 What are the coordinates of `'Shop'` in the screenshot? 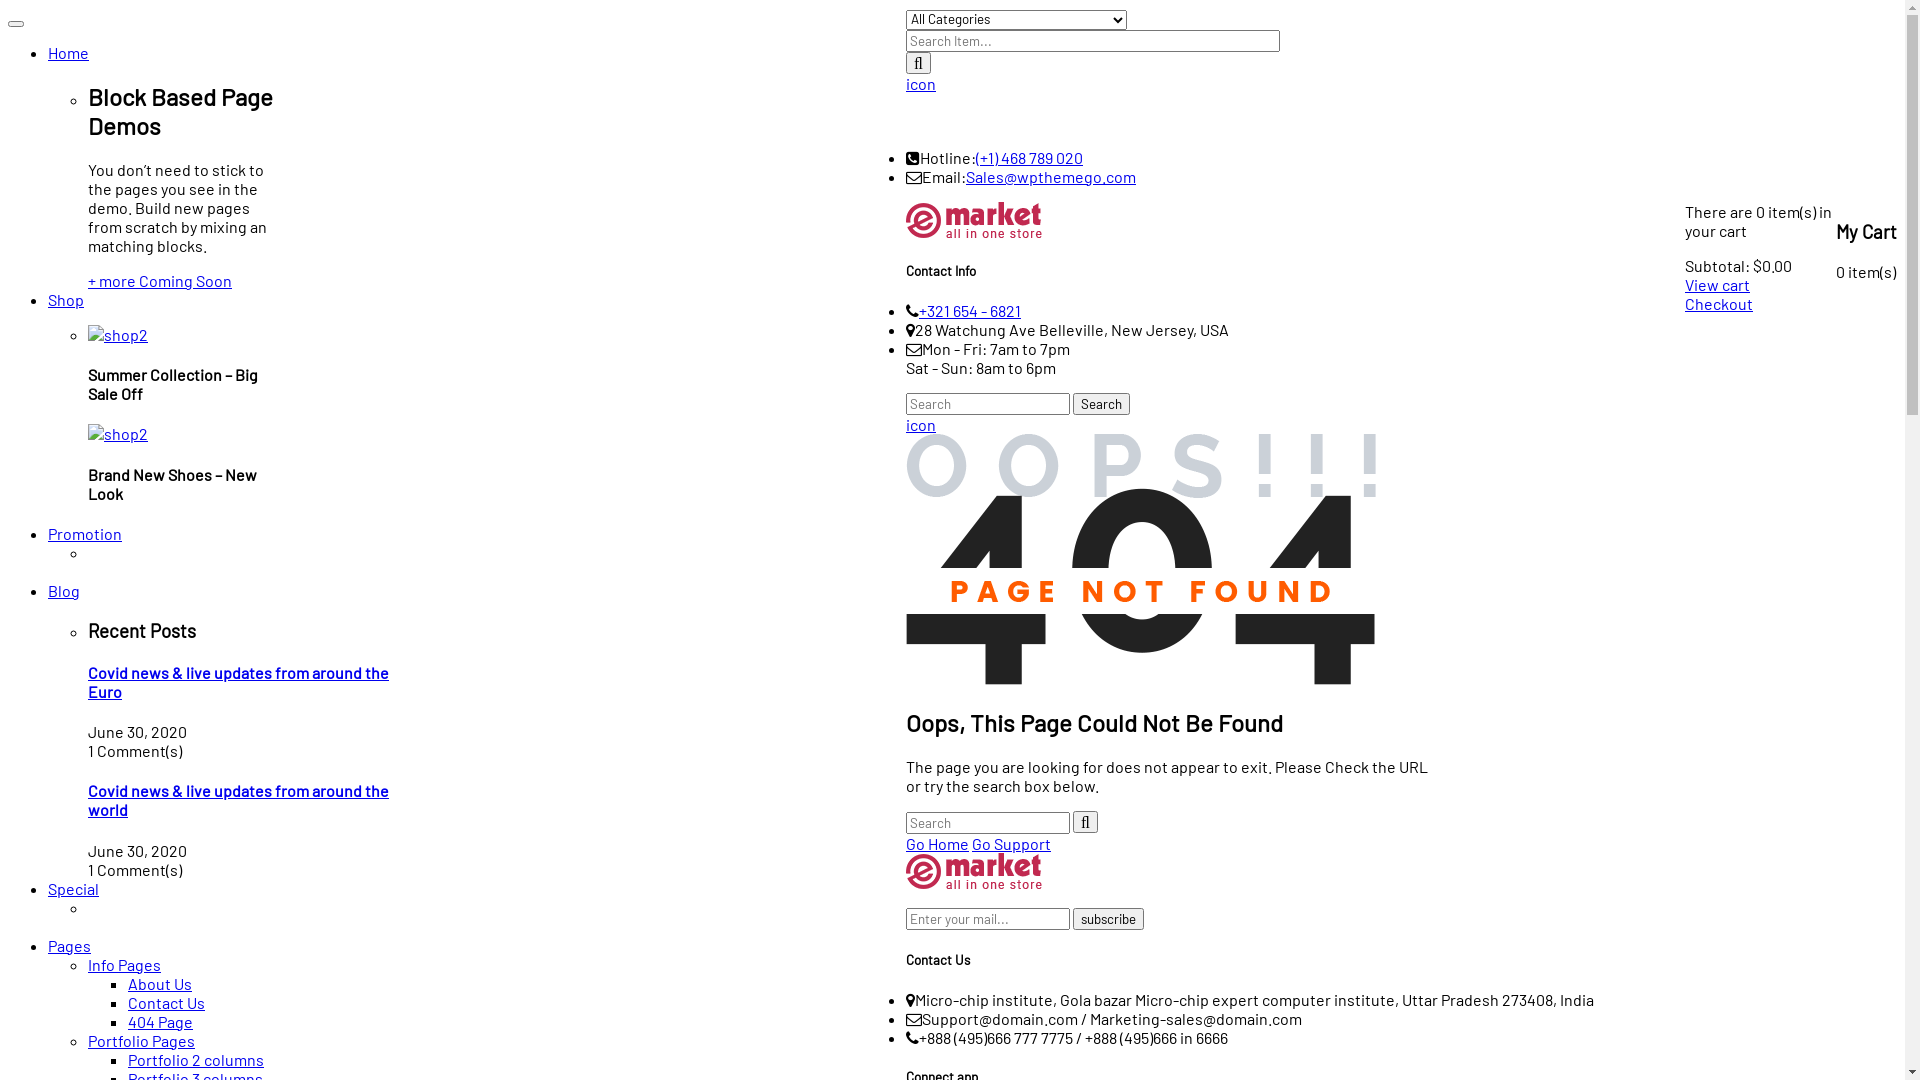 It's located at (66, 299).